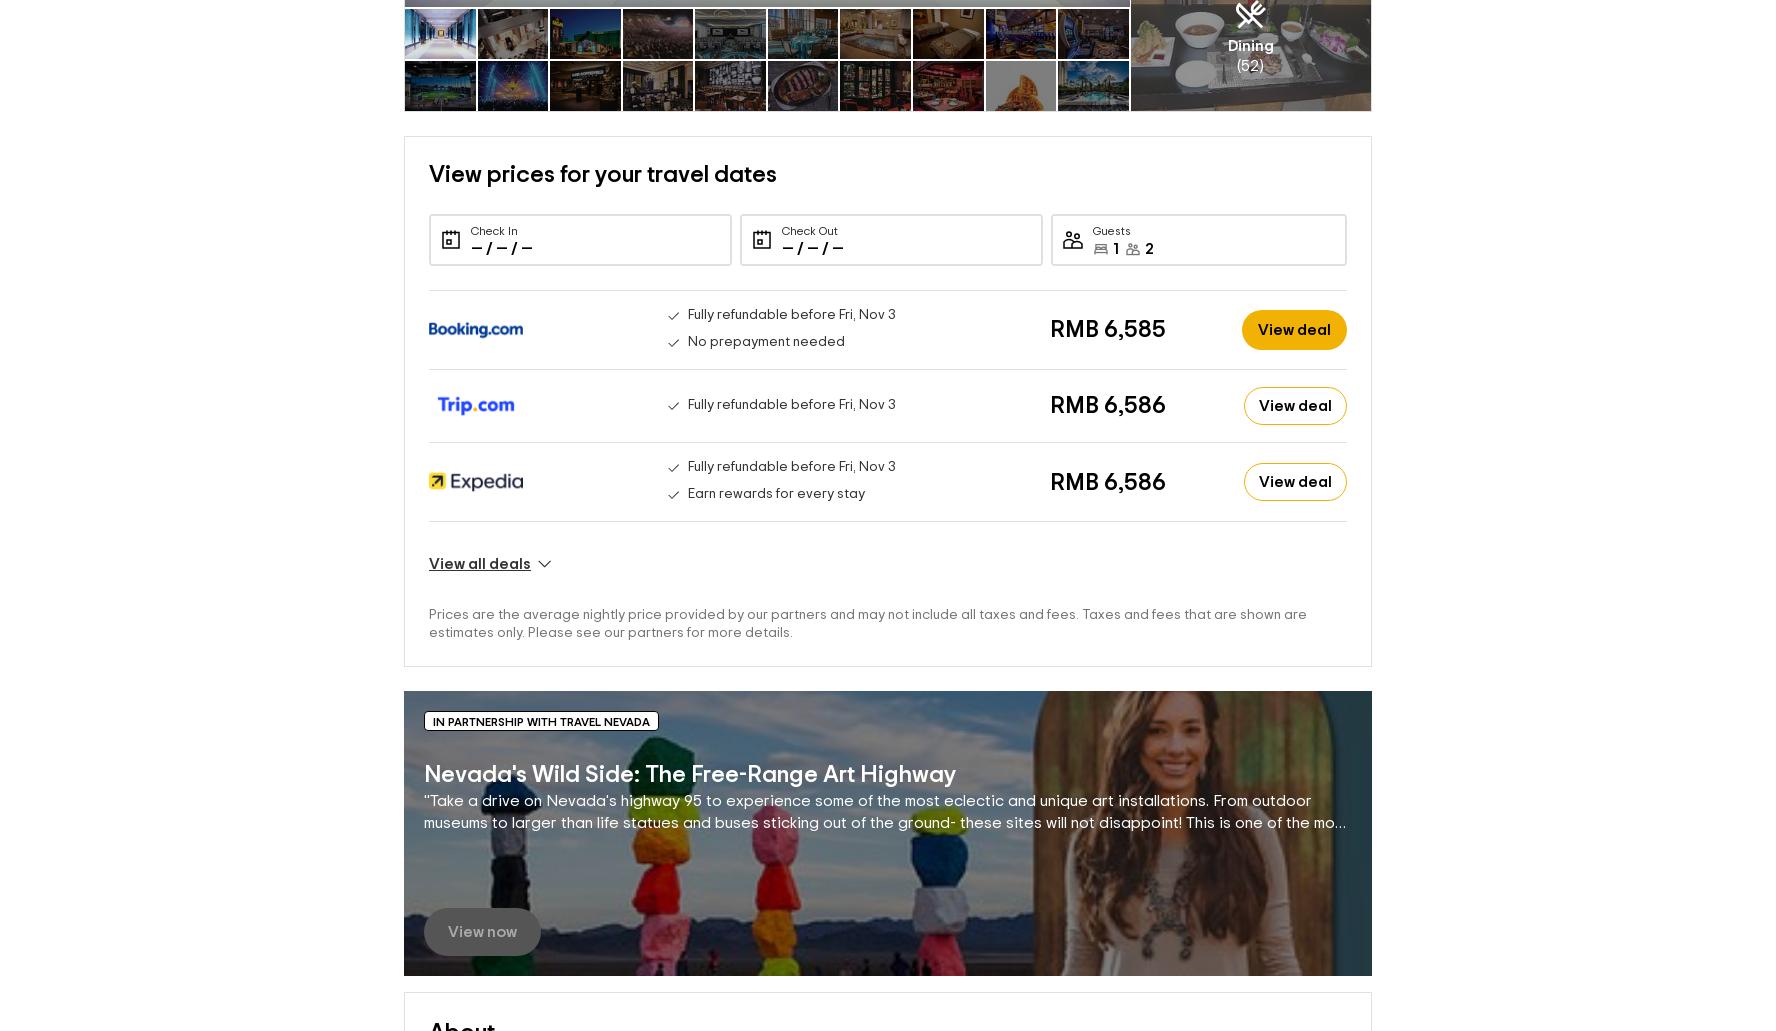 Image resolution: width=1776 pixels, height=1031 pixels. What do you see at coordinates (774, 461) in the screenshot?
I see `'Earn rewards for every stay'` at bounding box center [774, 461].